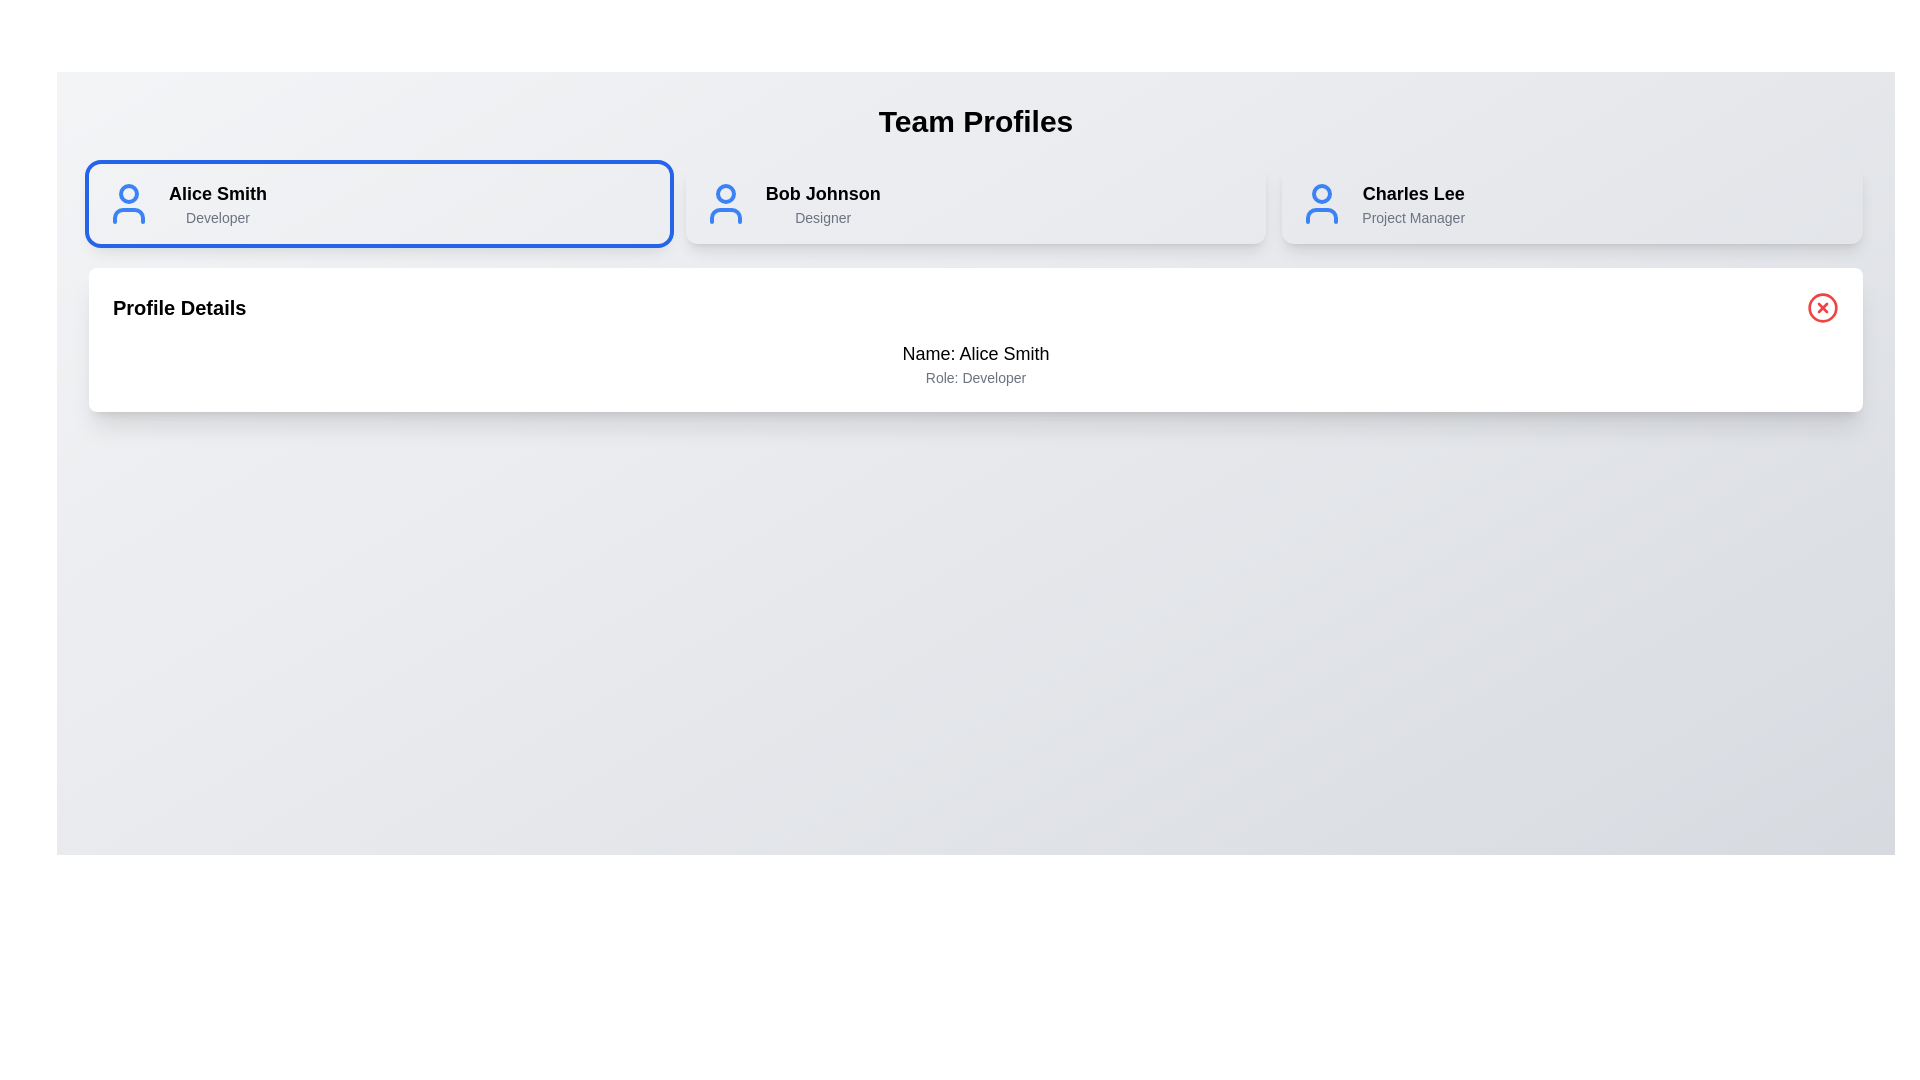 This screenshot has width=1920, height=1080. I want to click on text label displaying 'Alice Smith' which identifies the profile in the profile details section, located below 'Profile Details' and above 'Role: Developer', so click(975, 353).